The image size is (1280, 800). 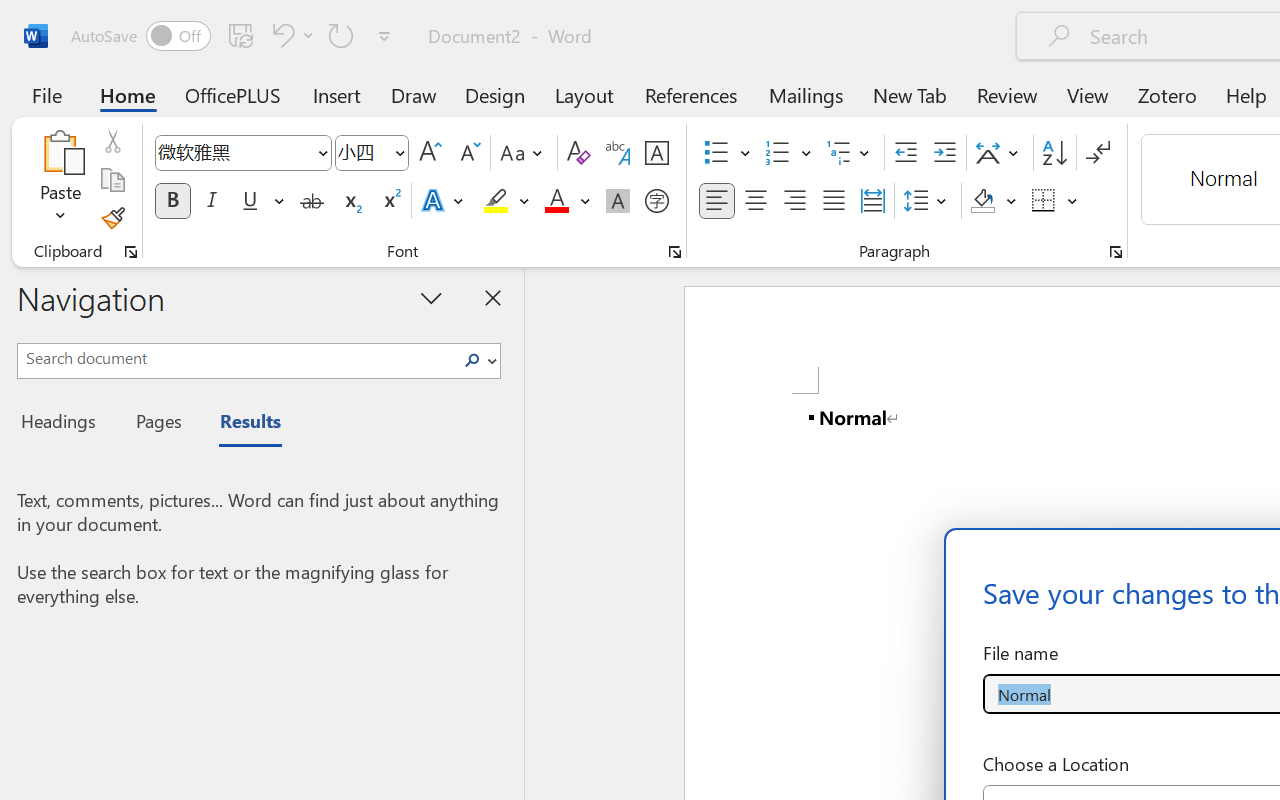 What do you see at coordinates (524, 153) in the screenshot?
I see `'Change Case'` at bounding box center [524, 153].